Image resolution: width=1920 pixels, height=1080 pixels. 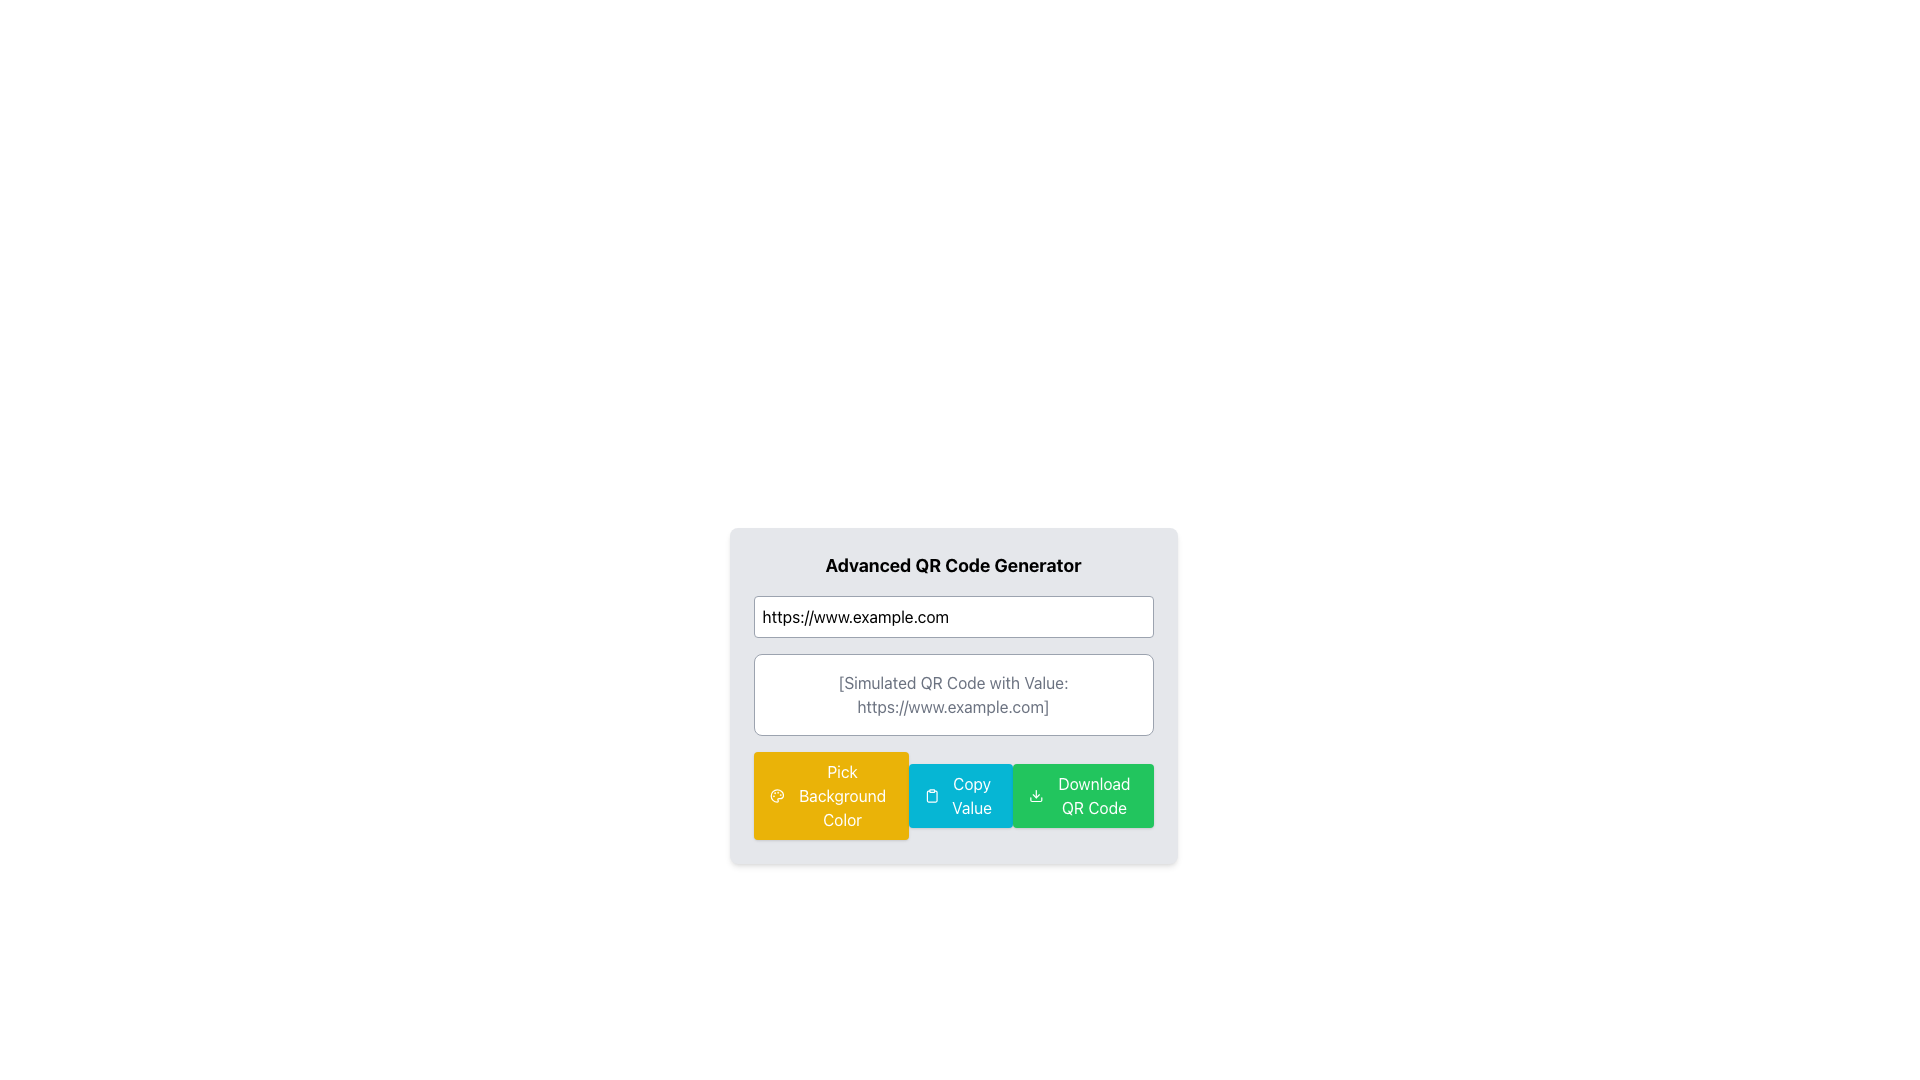 What do you see at coordinates (831, 794) in the screenshot?
I see `the first button from the left, which allows users` at bounding box center [831, 794].